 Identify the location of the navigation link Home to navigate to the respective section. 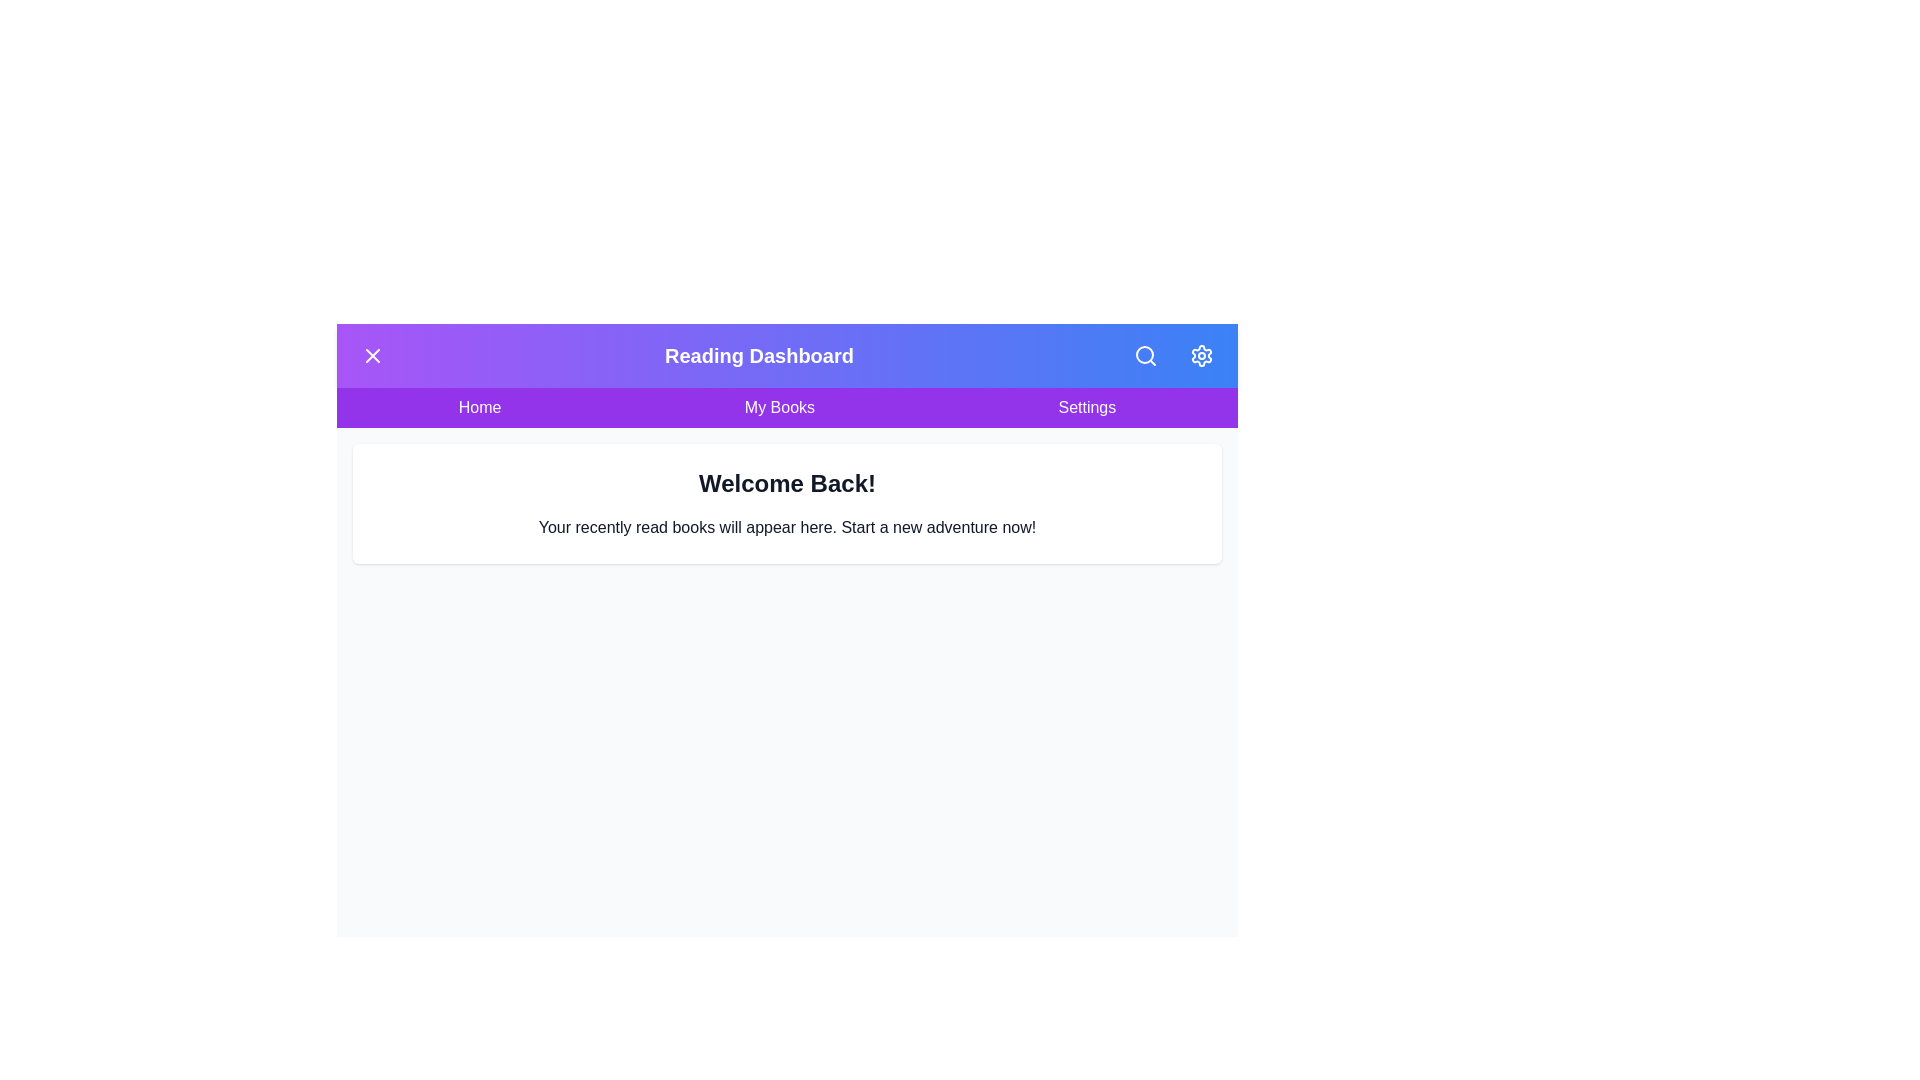
(480, 407).